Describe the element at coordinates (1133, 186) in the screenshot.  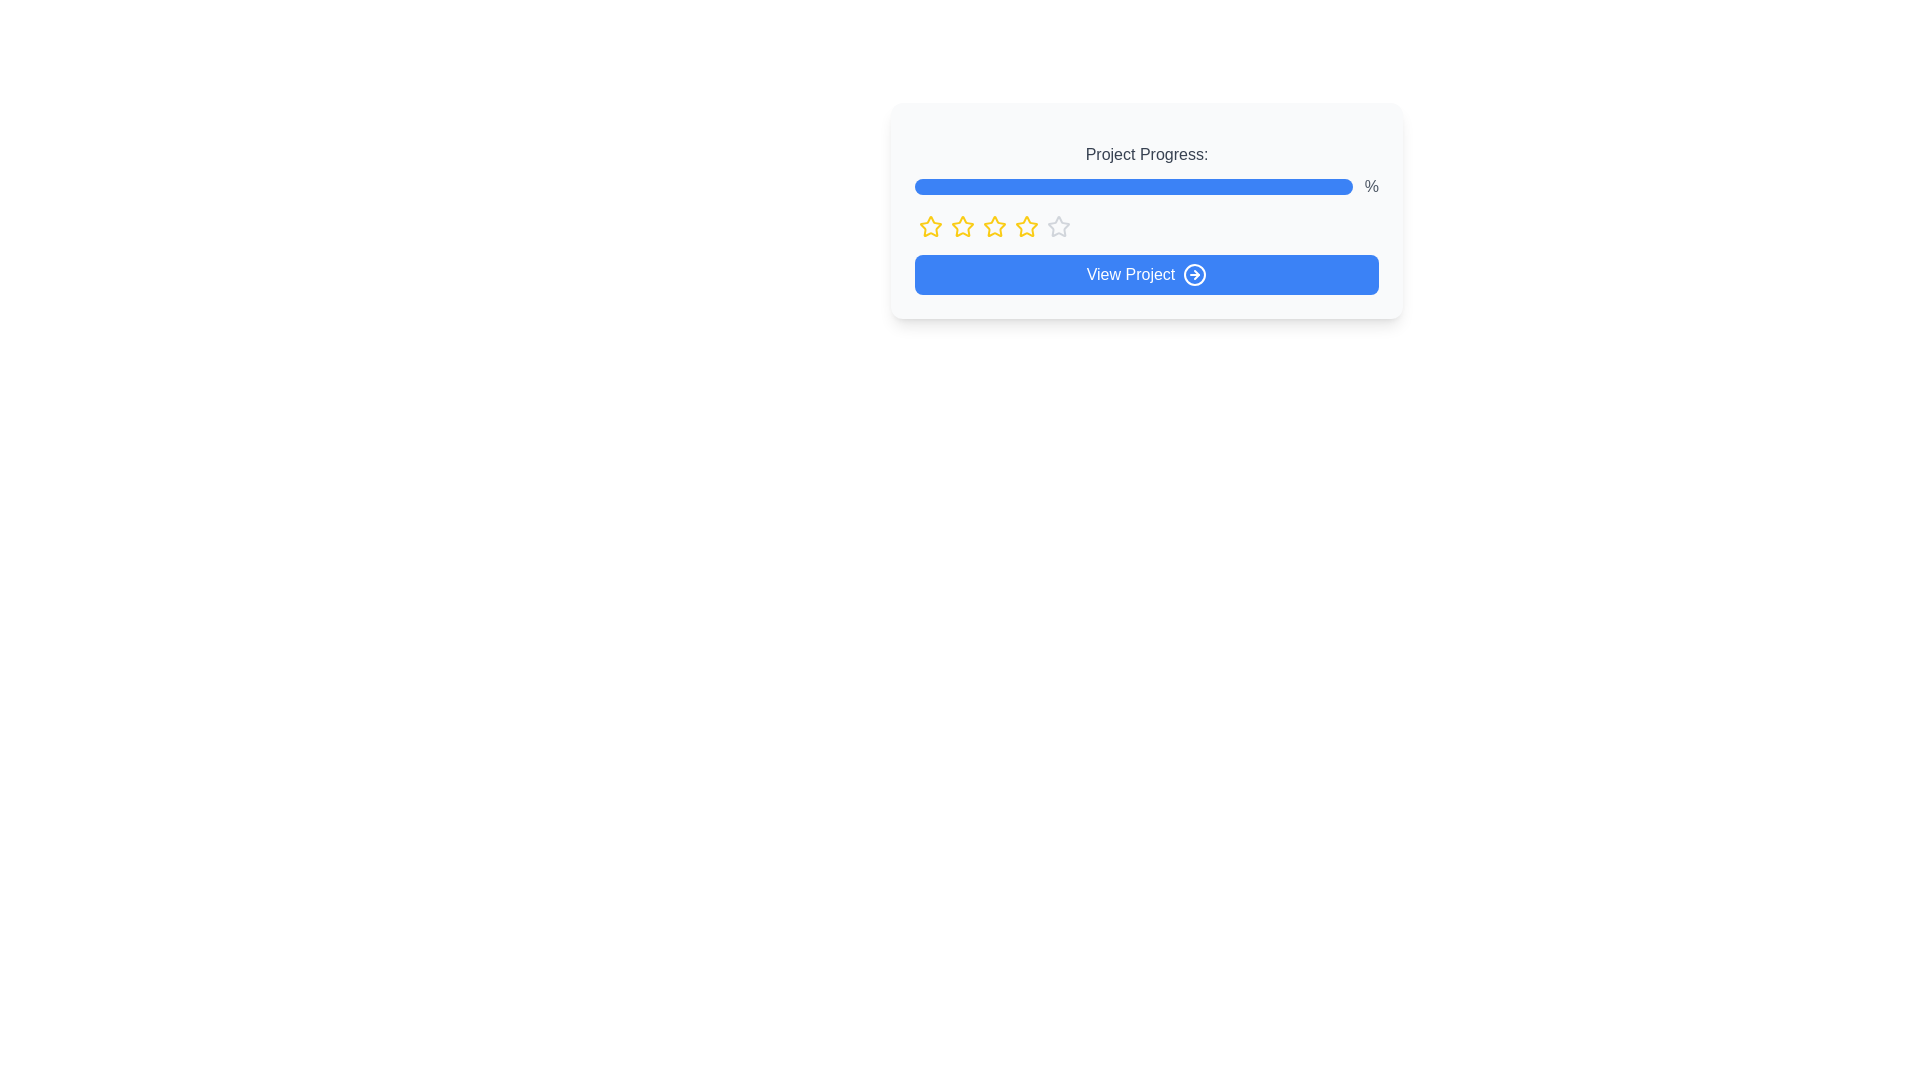
I see `the Progress Bar located at the top section of the card, directly below 'Project Progress:' and to the left of the '%' indicator` at that location.